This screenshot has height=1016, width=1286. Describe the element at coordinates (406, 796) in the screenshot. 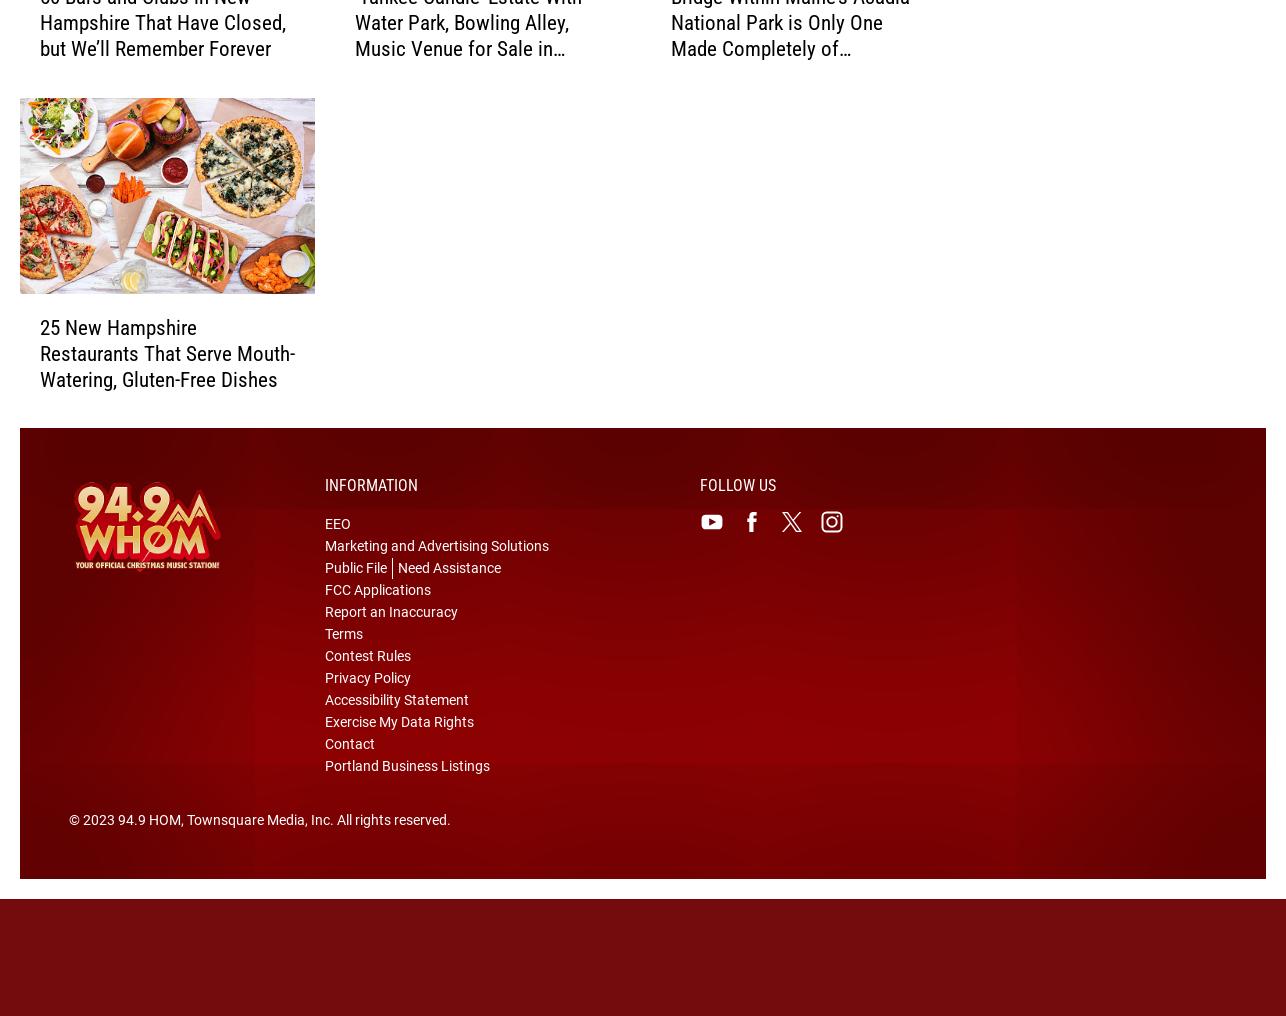

I see `'Portland Business Listings'` at that location.